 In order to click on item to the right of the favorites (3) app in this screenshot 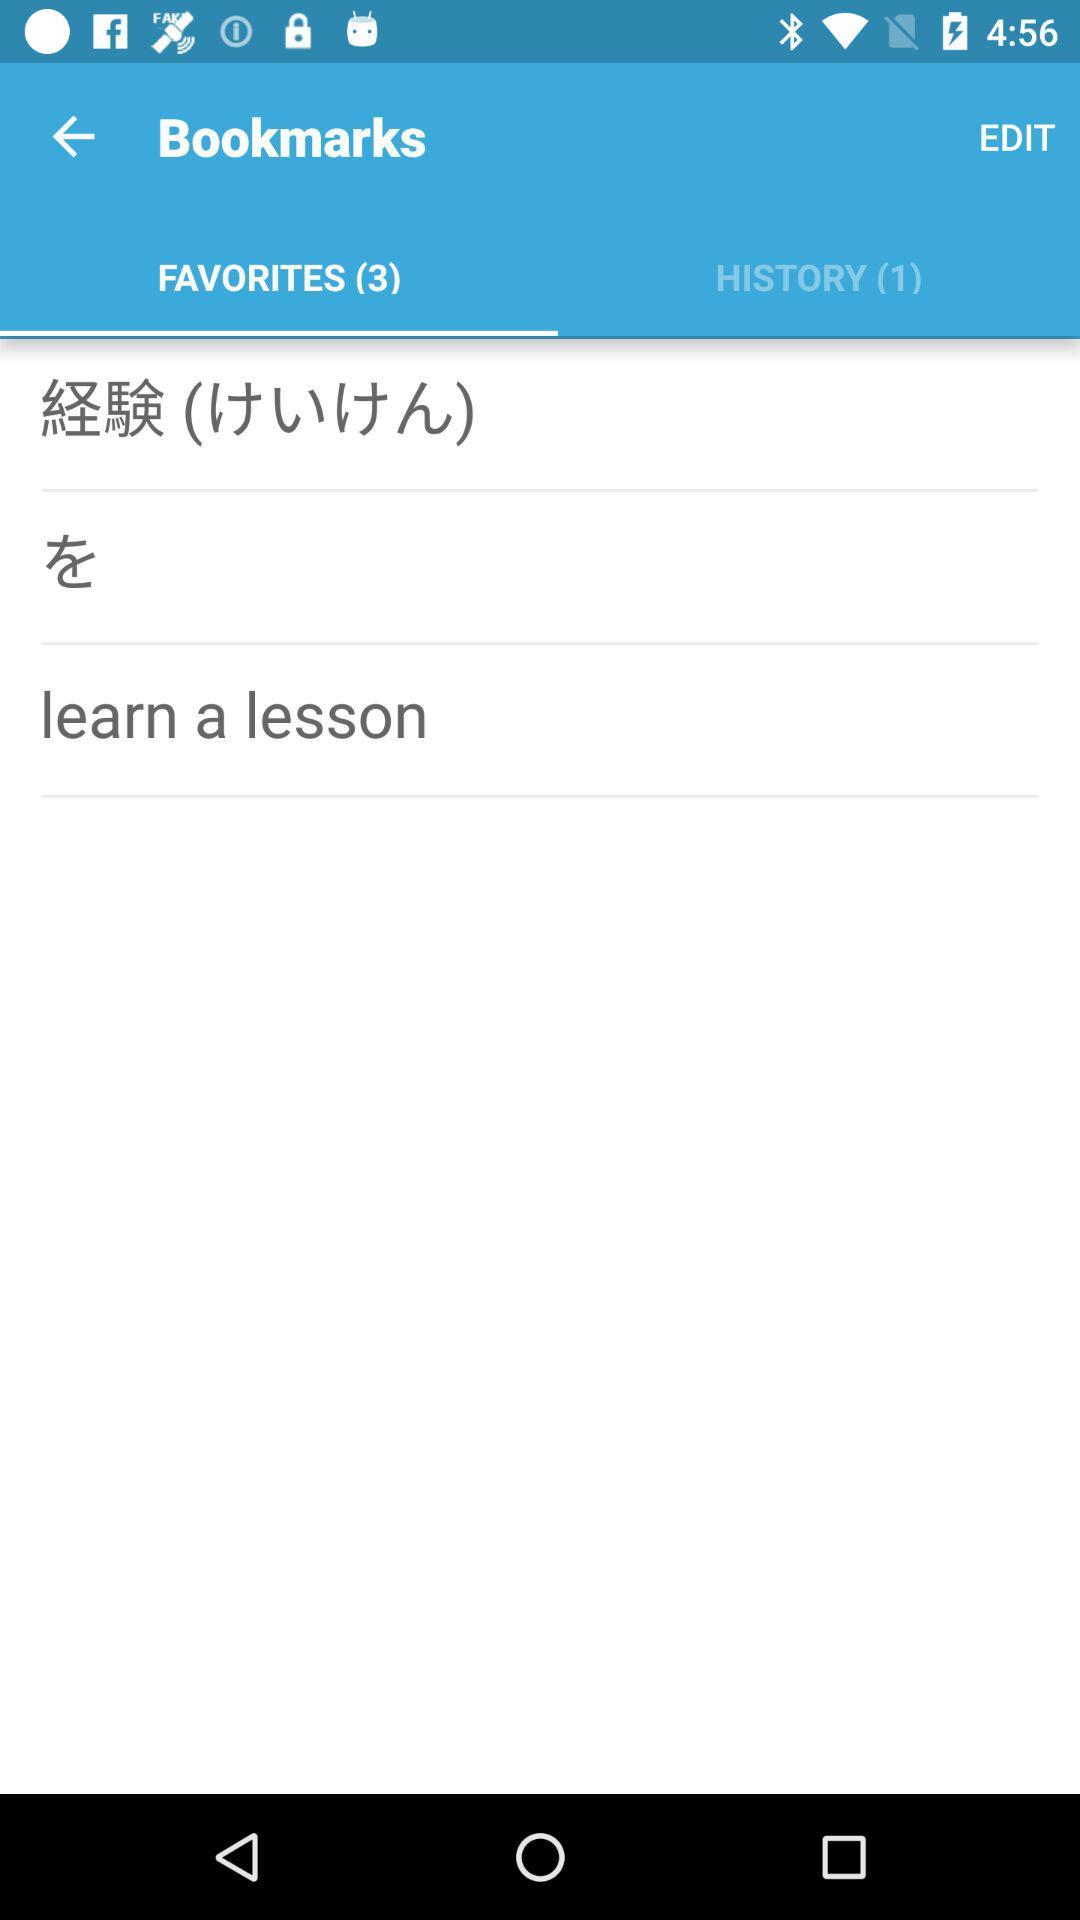, I will do `click(818, 272)`.